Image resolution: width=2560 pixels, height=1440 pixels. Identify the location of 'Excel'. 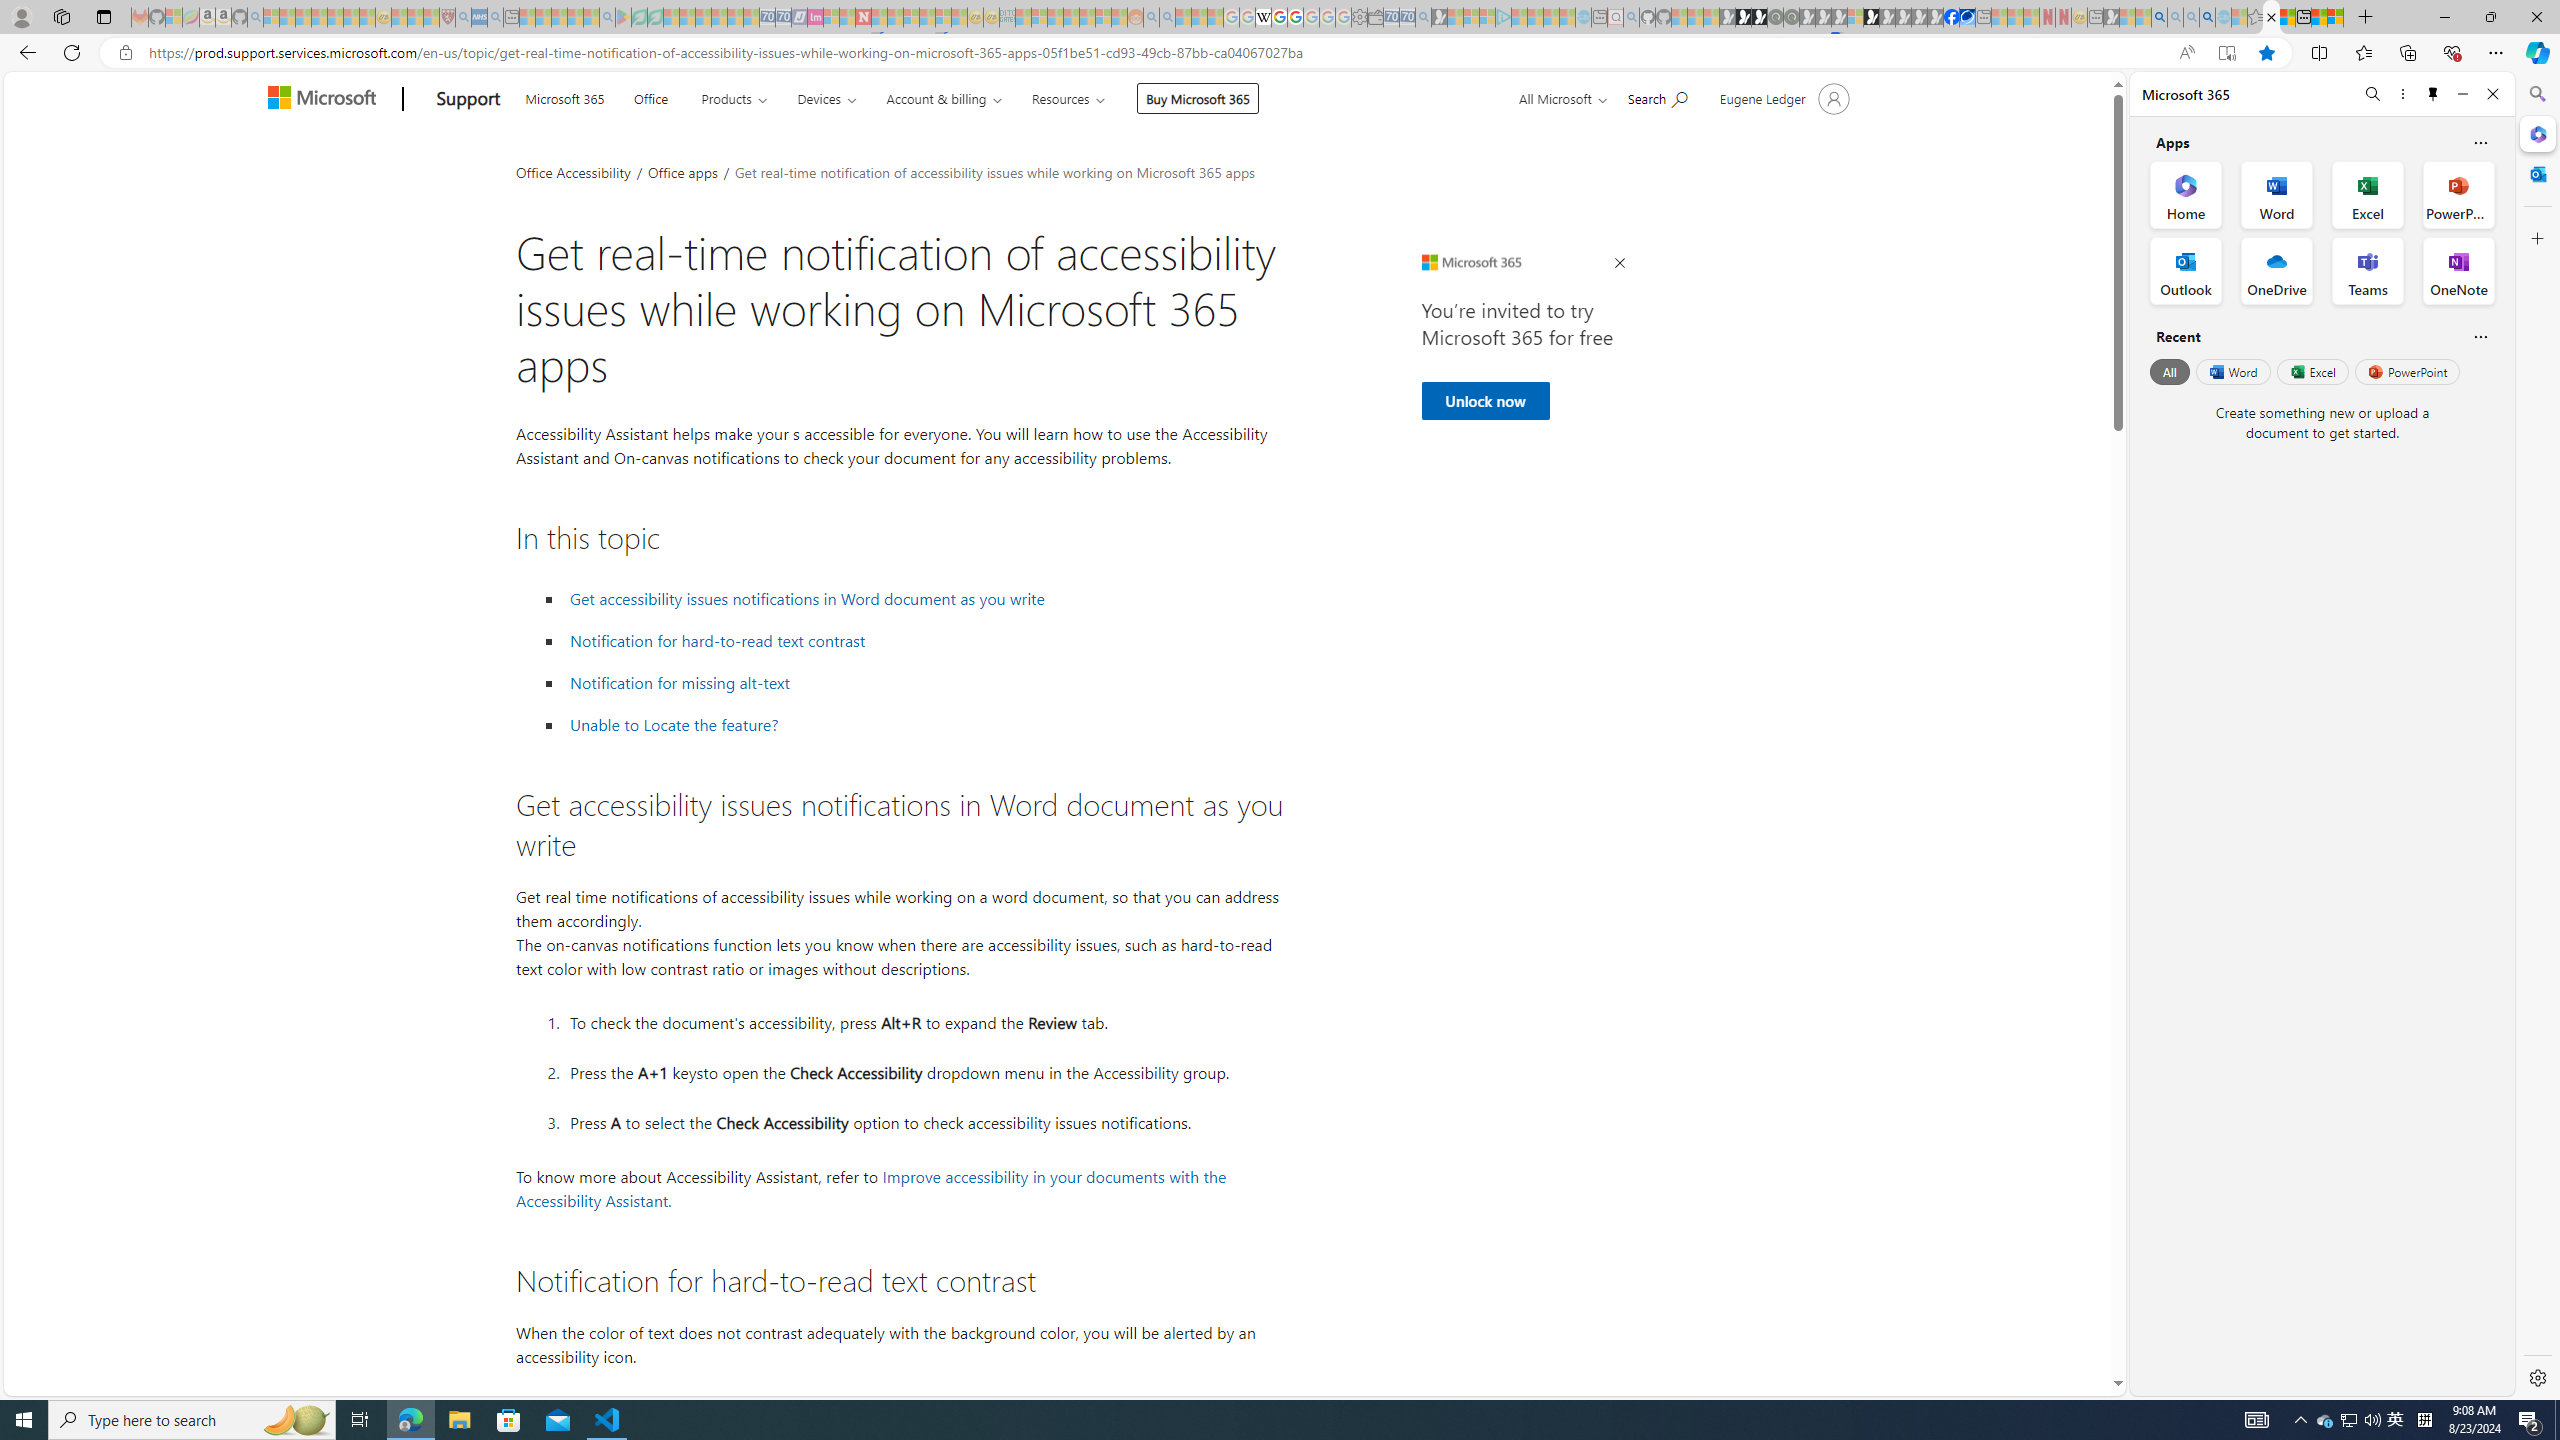
(2311, 371).